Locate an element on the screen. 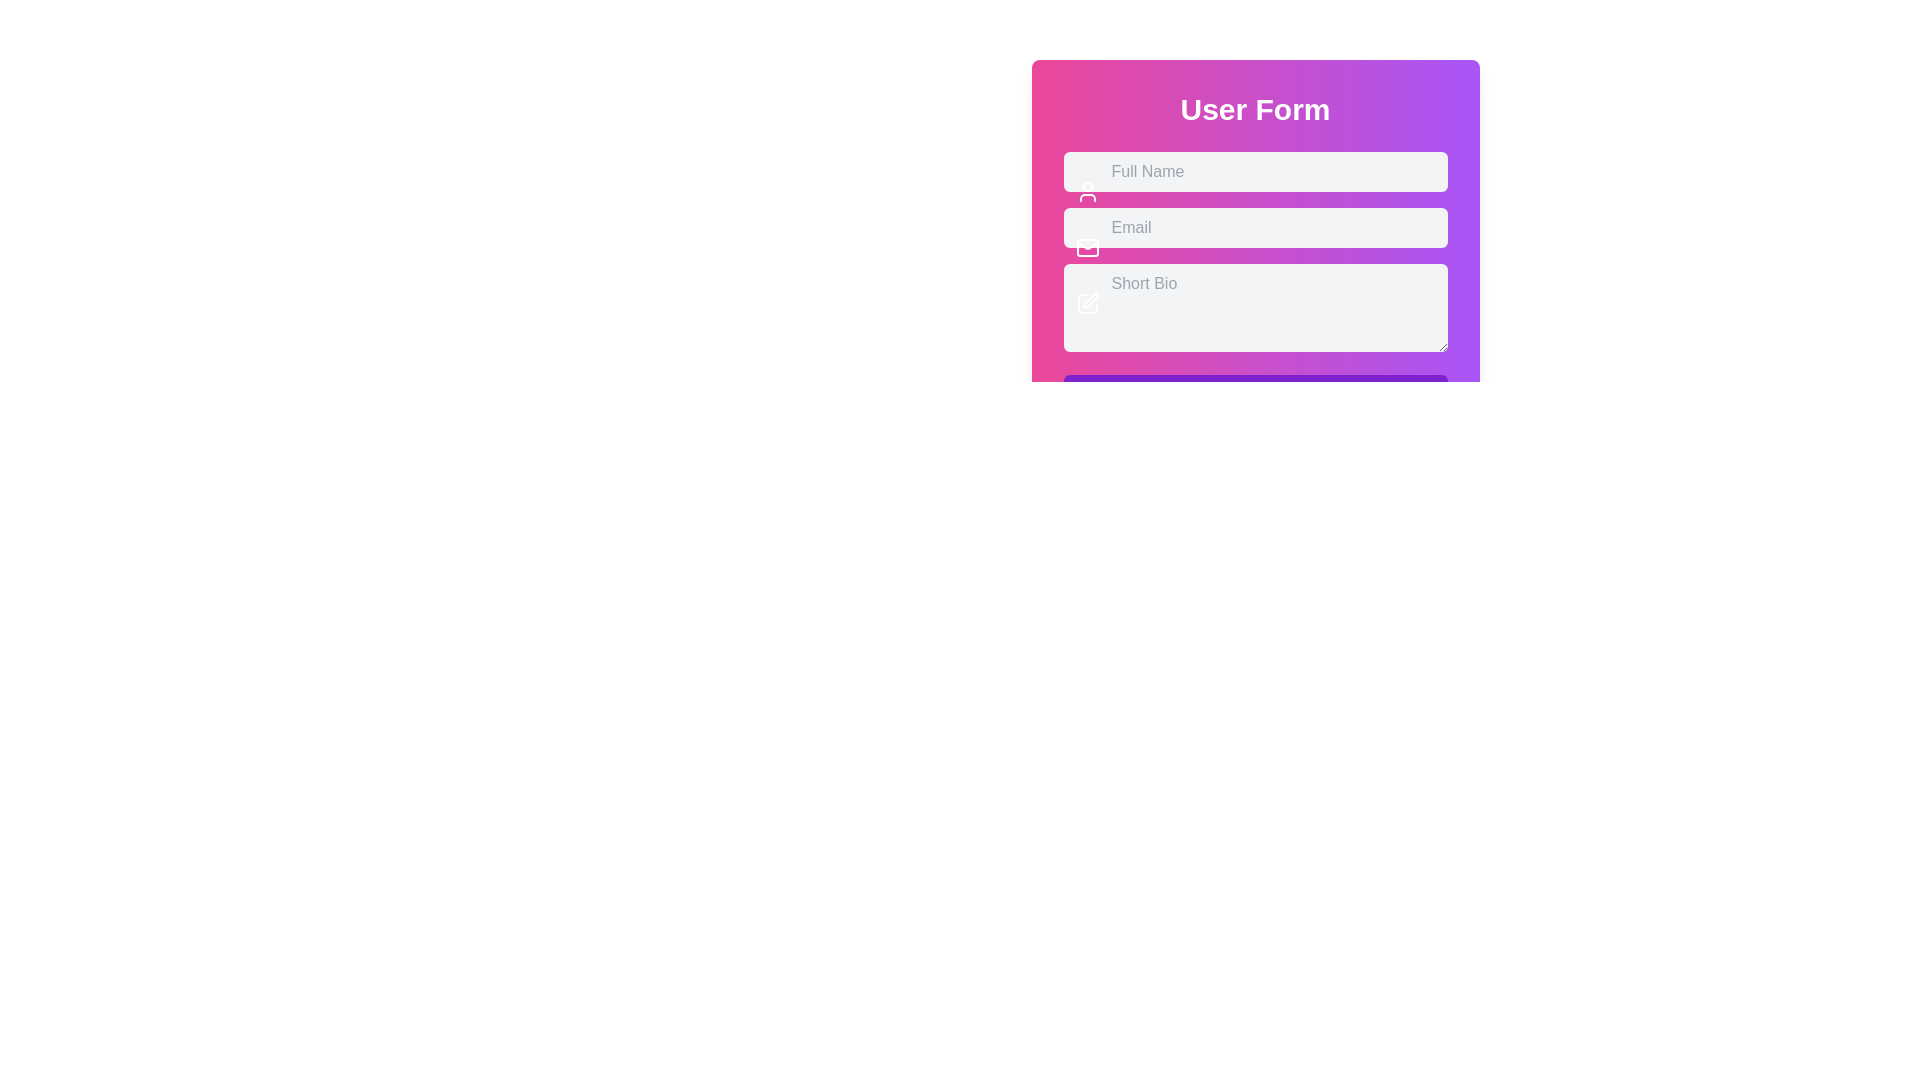 The height and width of the screenshot is (1080, 1920). the text input field for email, which has a light gray background, rounded edges, and a placeholder text saying 'Email' is located at coordinates (1254, 208).